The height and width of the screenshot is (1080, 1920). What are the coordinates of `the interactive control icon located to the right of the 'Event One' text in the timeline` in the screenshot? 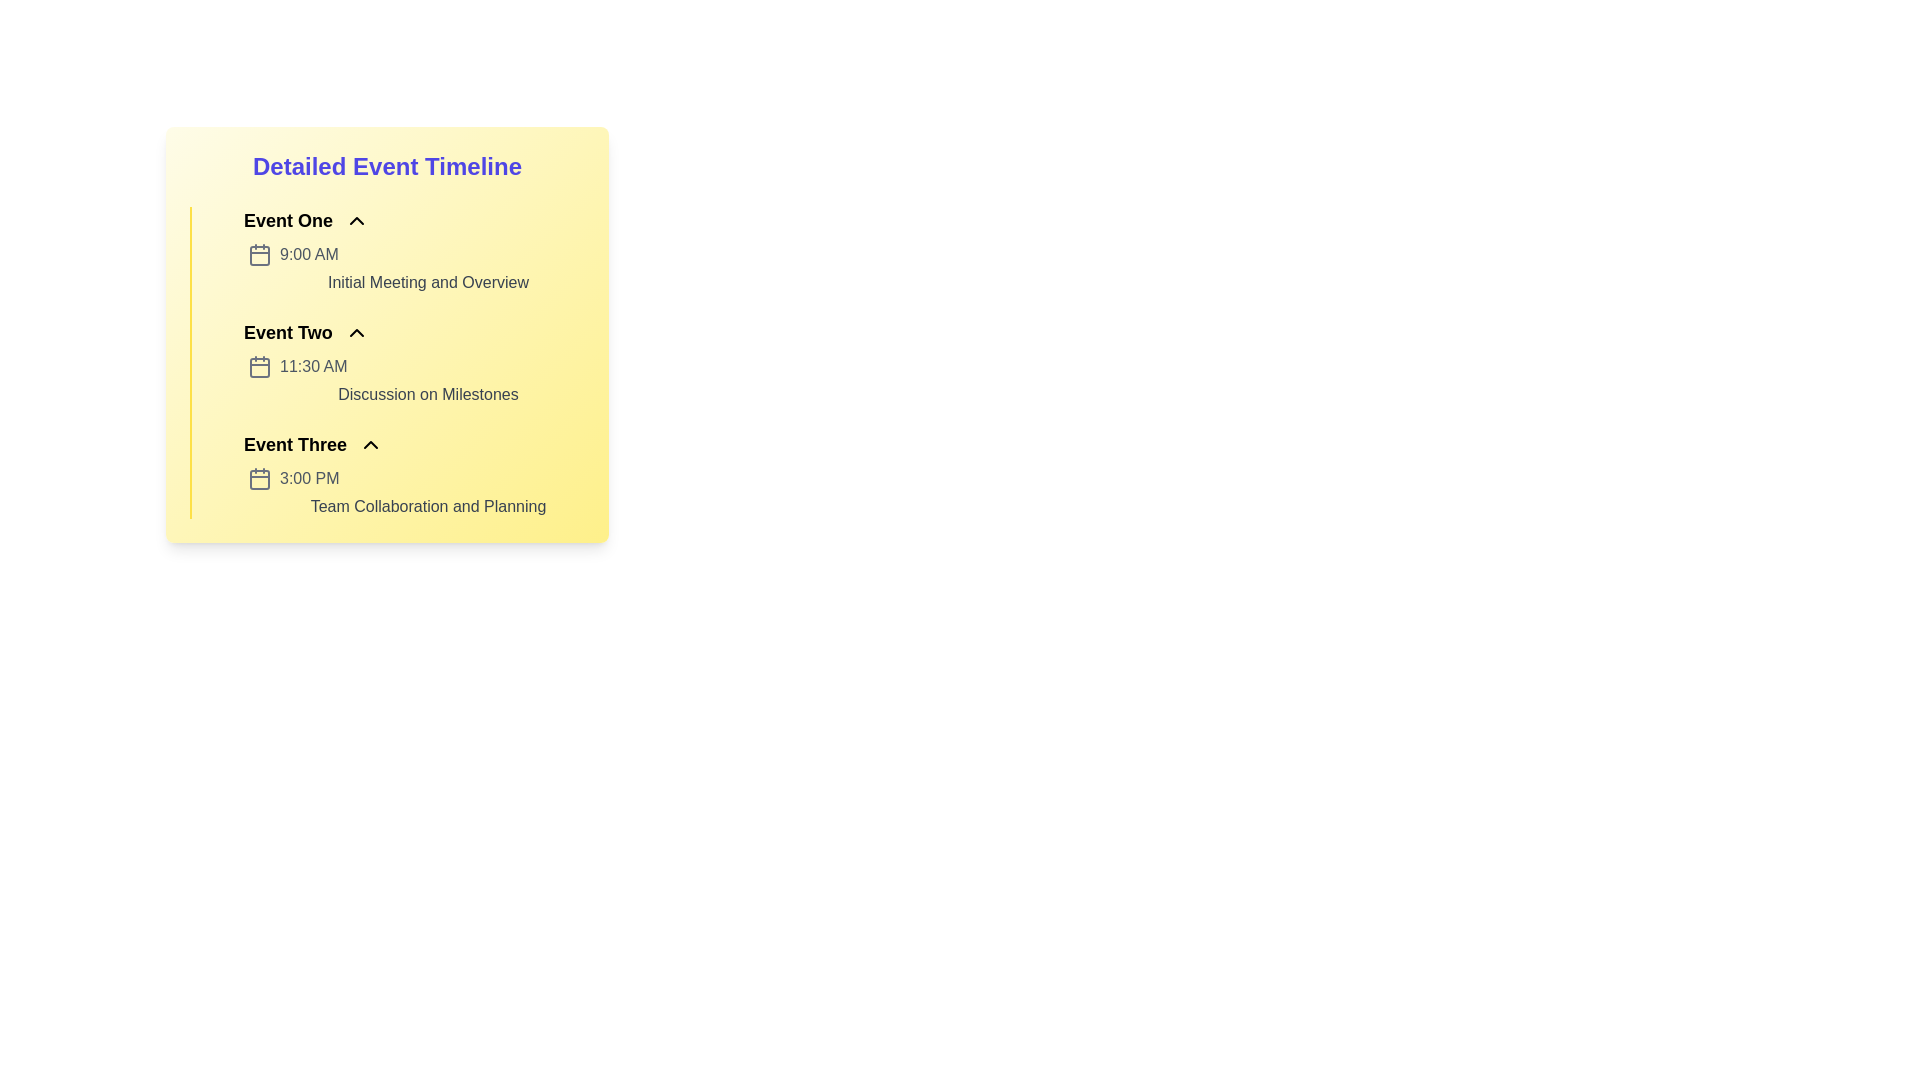 It's located at (357, 220).